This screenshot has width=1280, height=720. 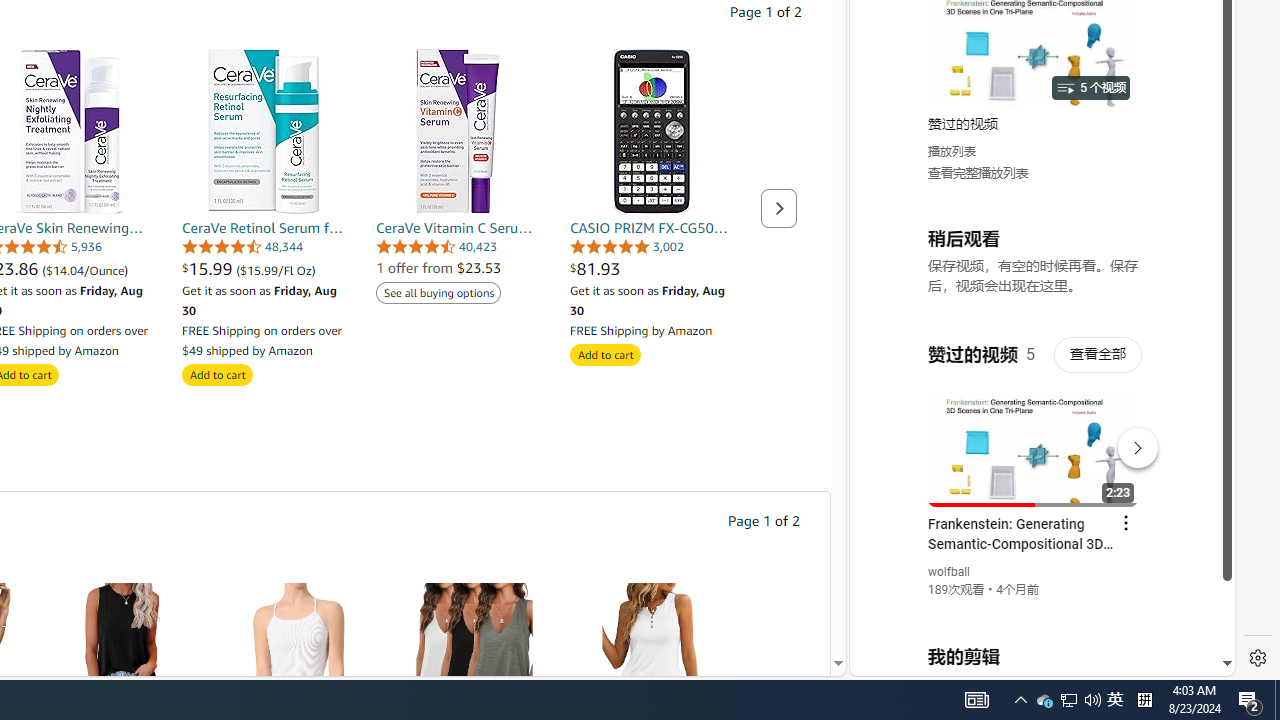 What do you see at coordinates (274, 270) in the screenshot?
I see `'($15.99/Fl Oz)'` at bounding box center [274, 270].